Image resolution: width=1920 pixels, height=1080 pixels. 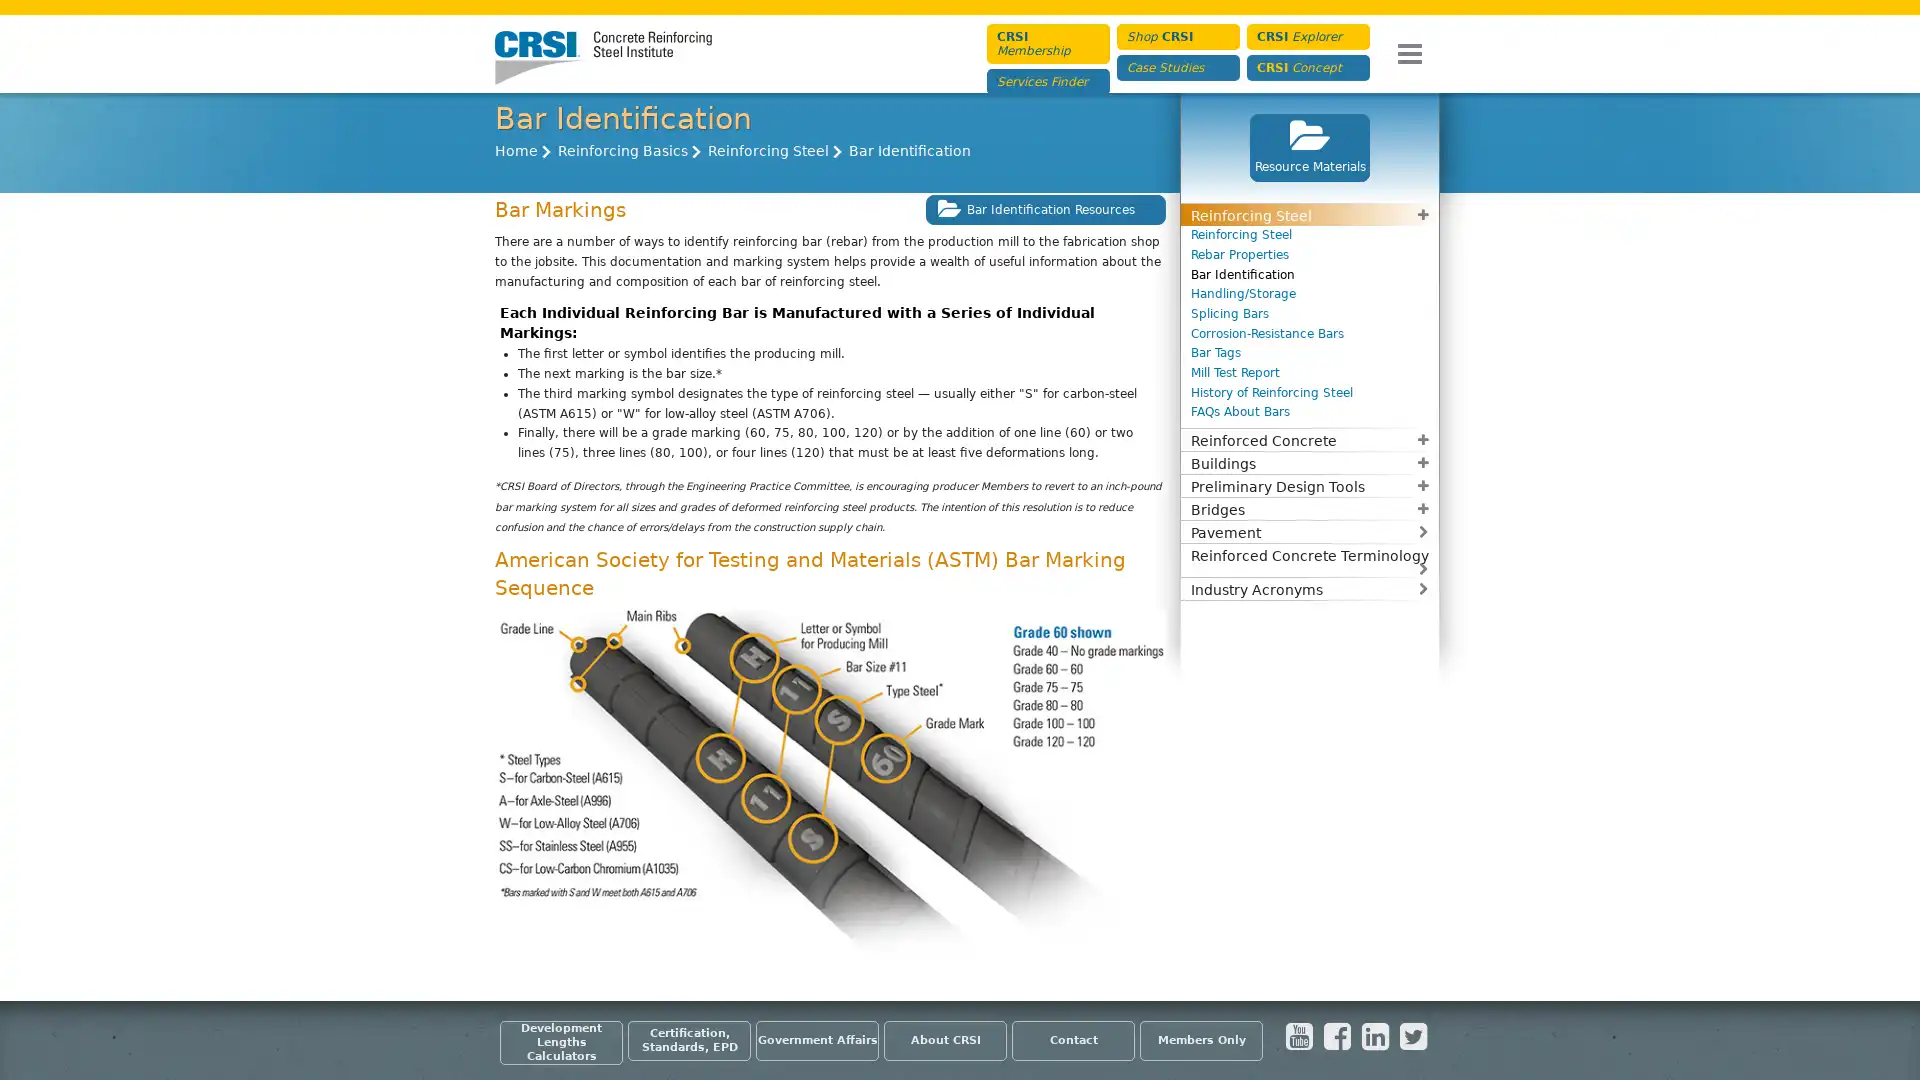 What do you see at coordinates (1178, 67) in the screenshot?
I see `Case Studies` at bounding box center [1178, 67].